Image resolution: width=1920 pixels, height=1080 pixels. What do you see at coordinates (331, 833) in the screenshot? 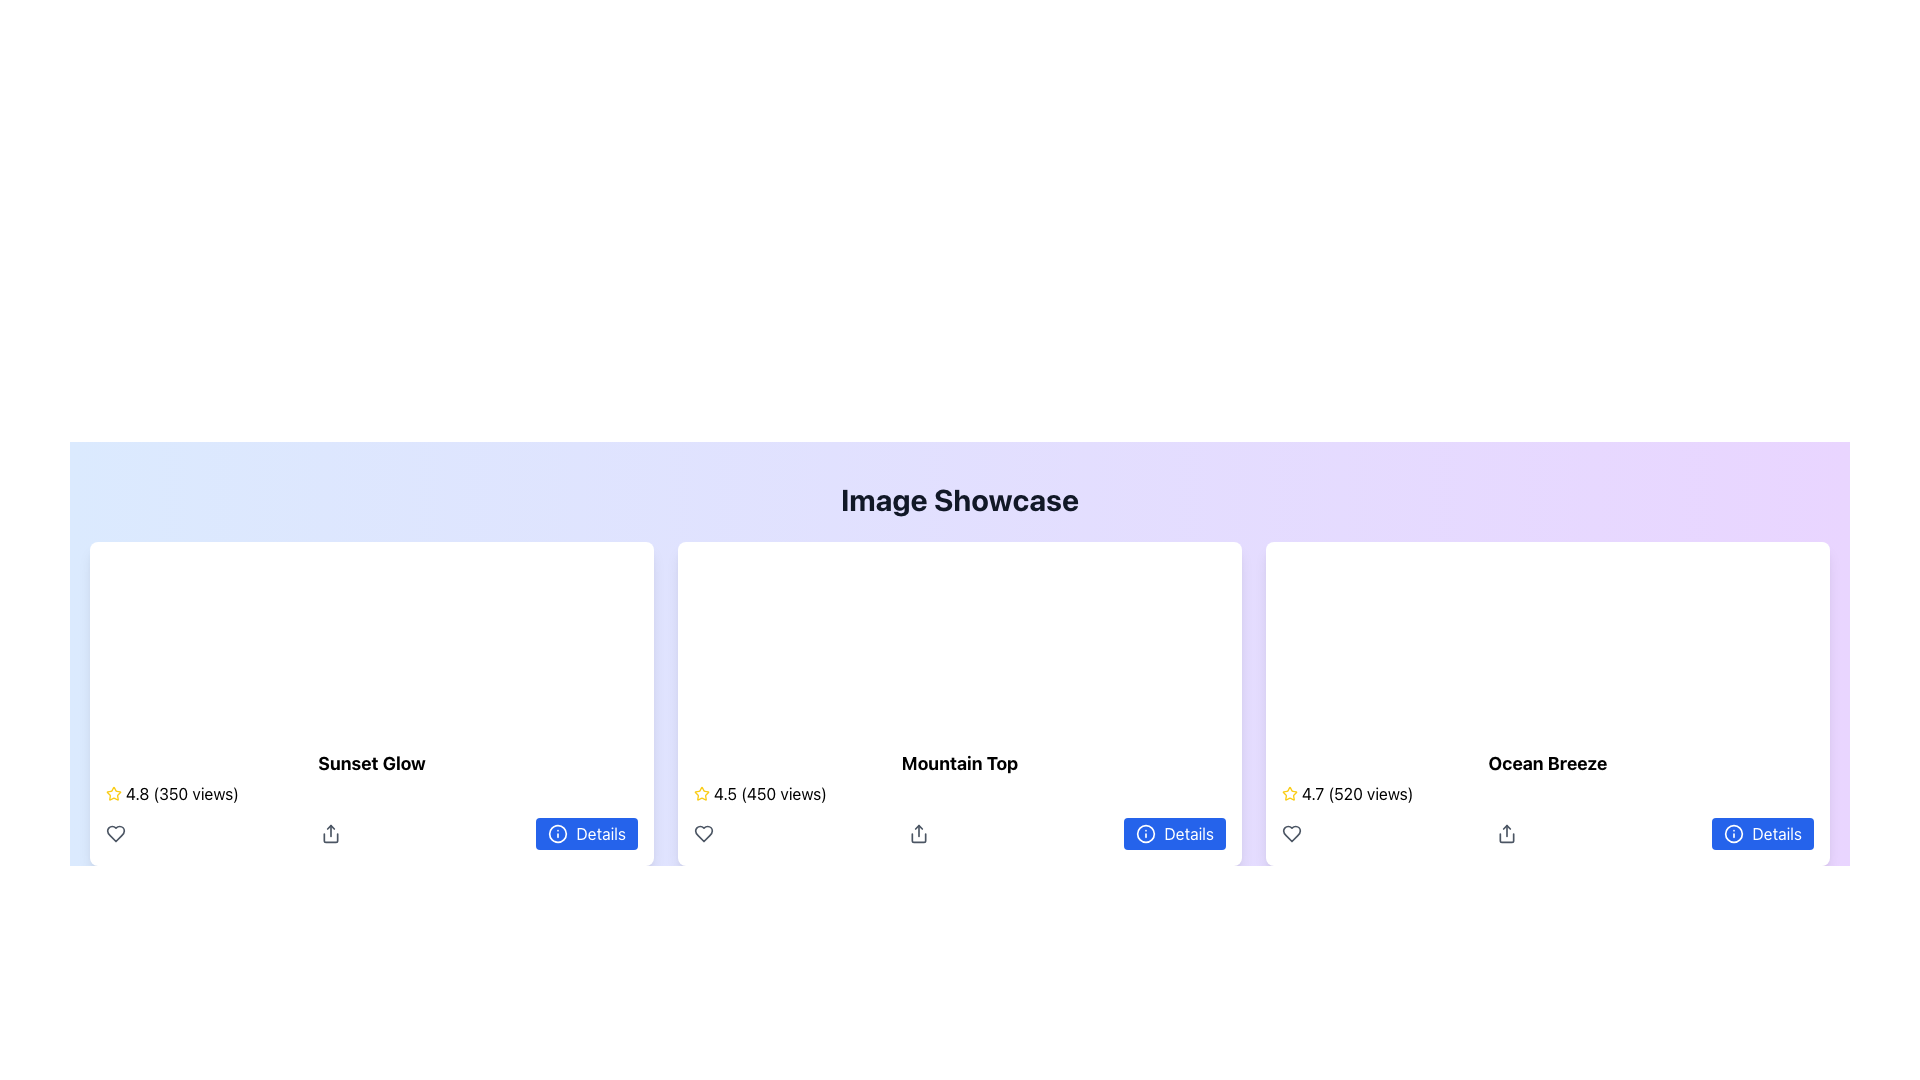
I see `the share icon button located between the heart icon and the blue 'Details' button to share the content 'Sunset Glow'` at bounding box center [331, 833].